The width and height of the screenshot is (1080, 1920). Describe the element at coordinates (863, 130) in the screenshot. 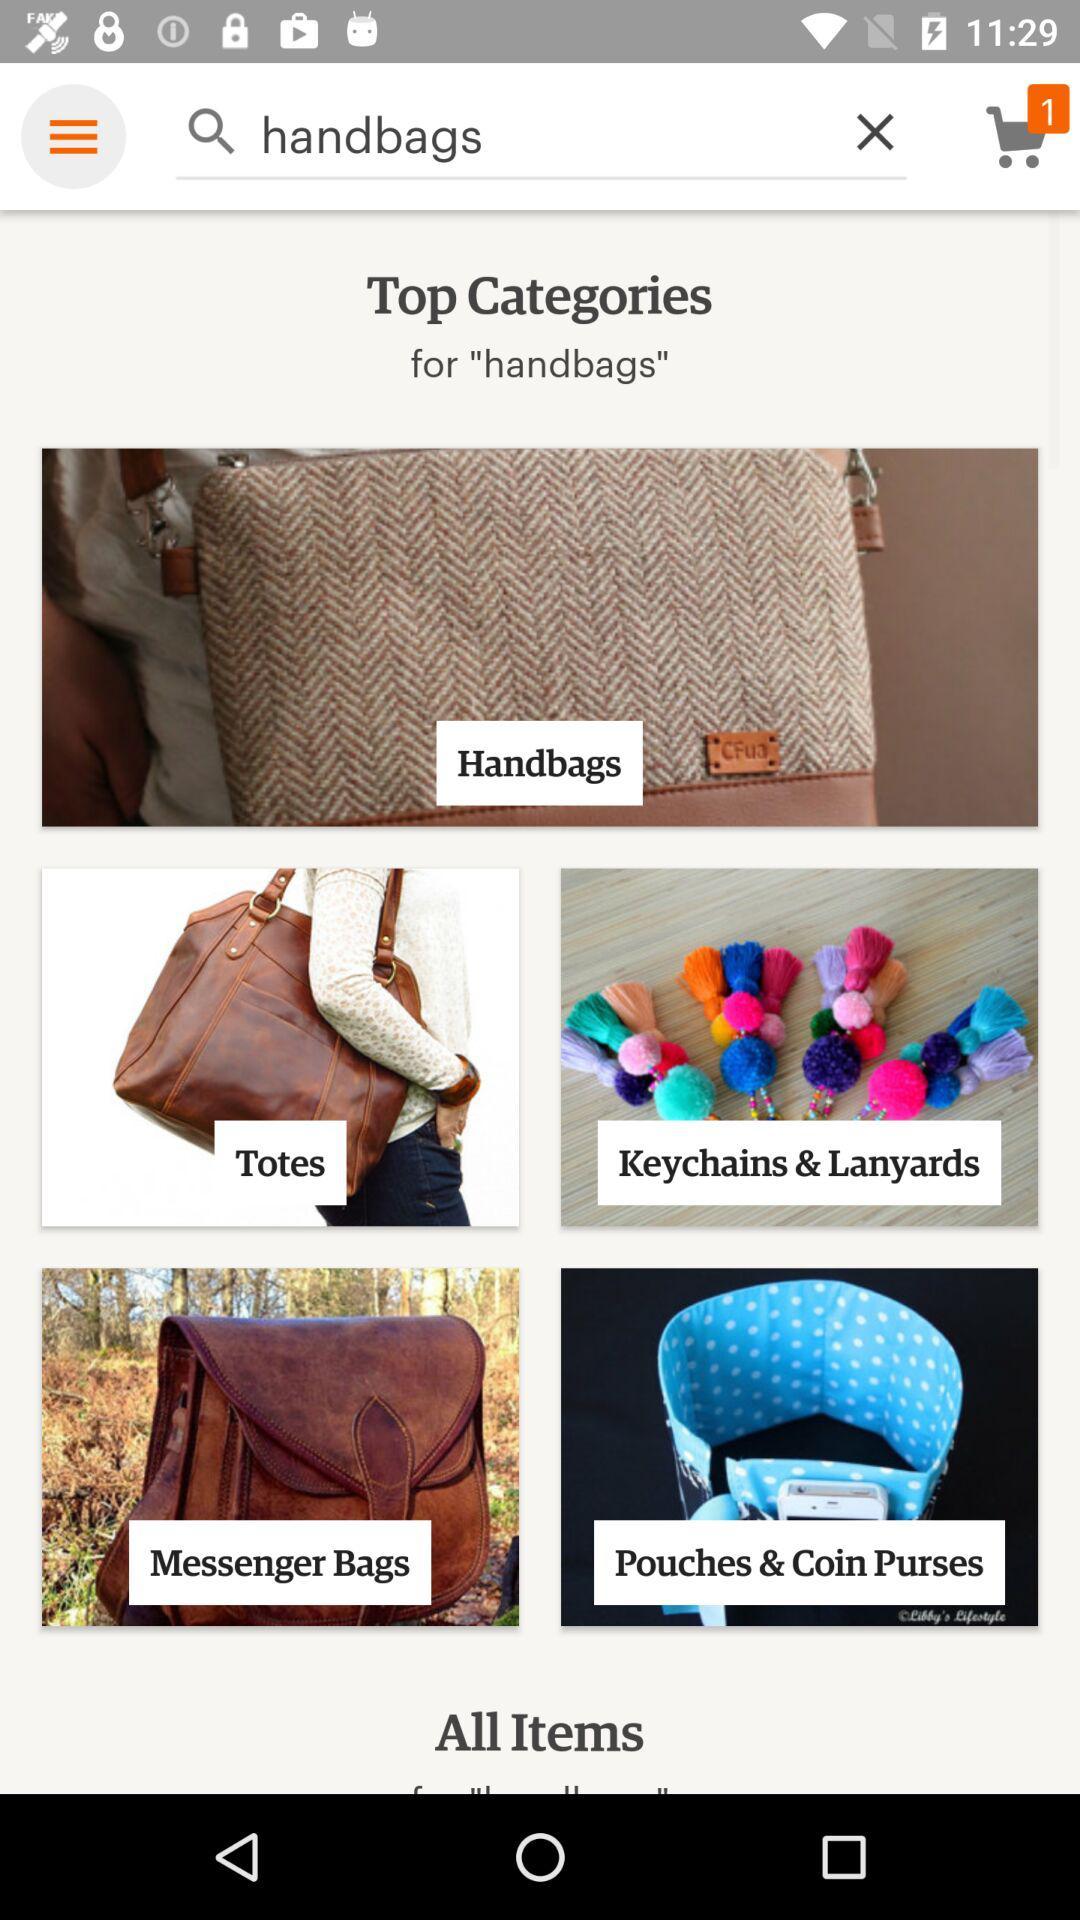

I see `the item to the right of the handbags` at that location.